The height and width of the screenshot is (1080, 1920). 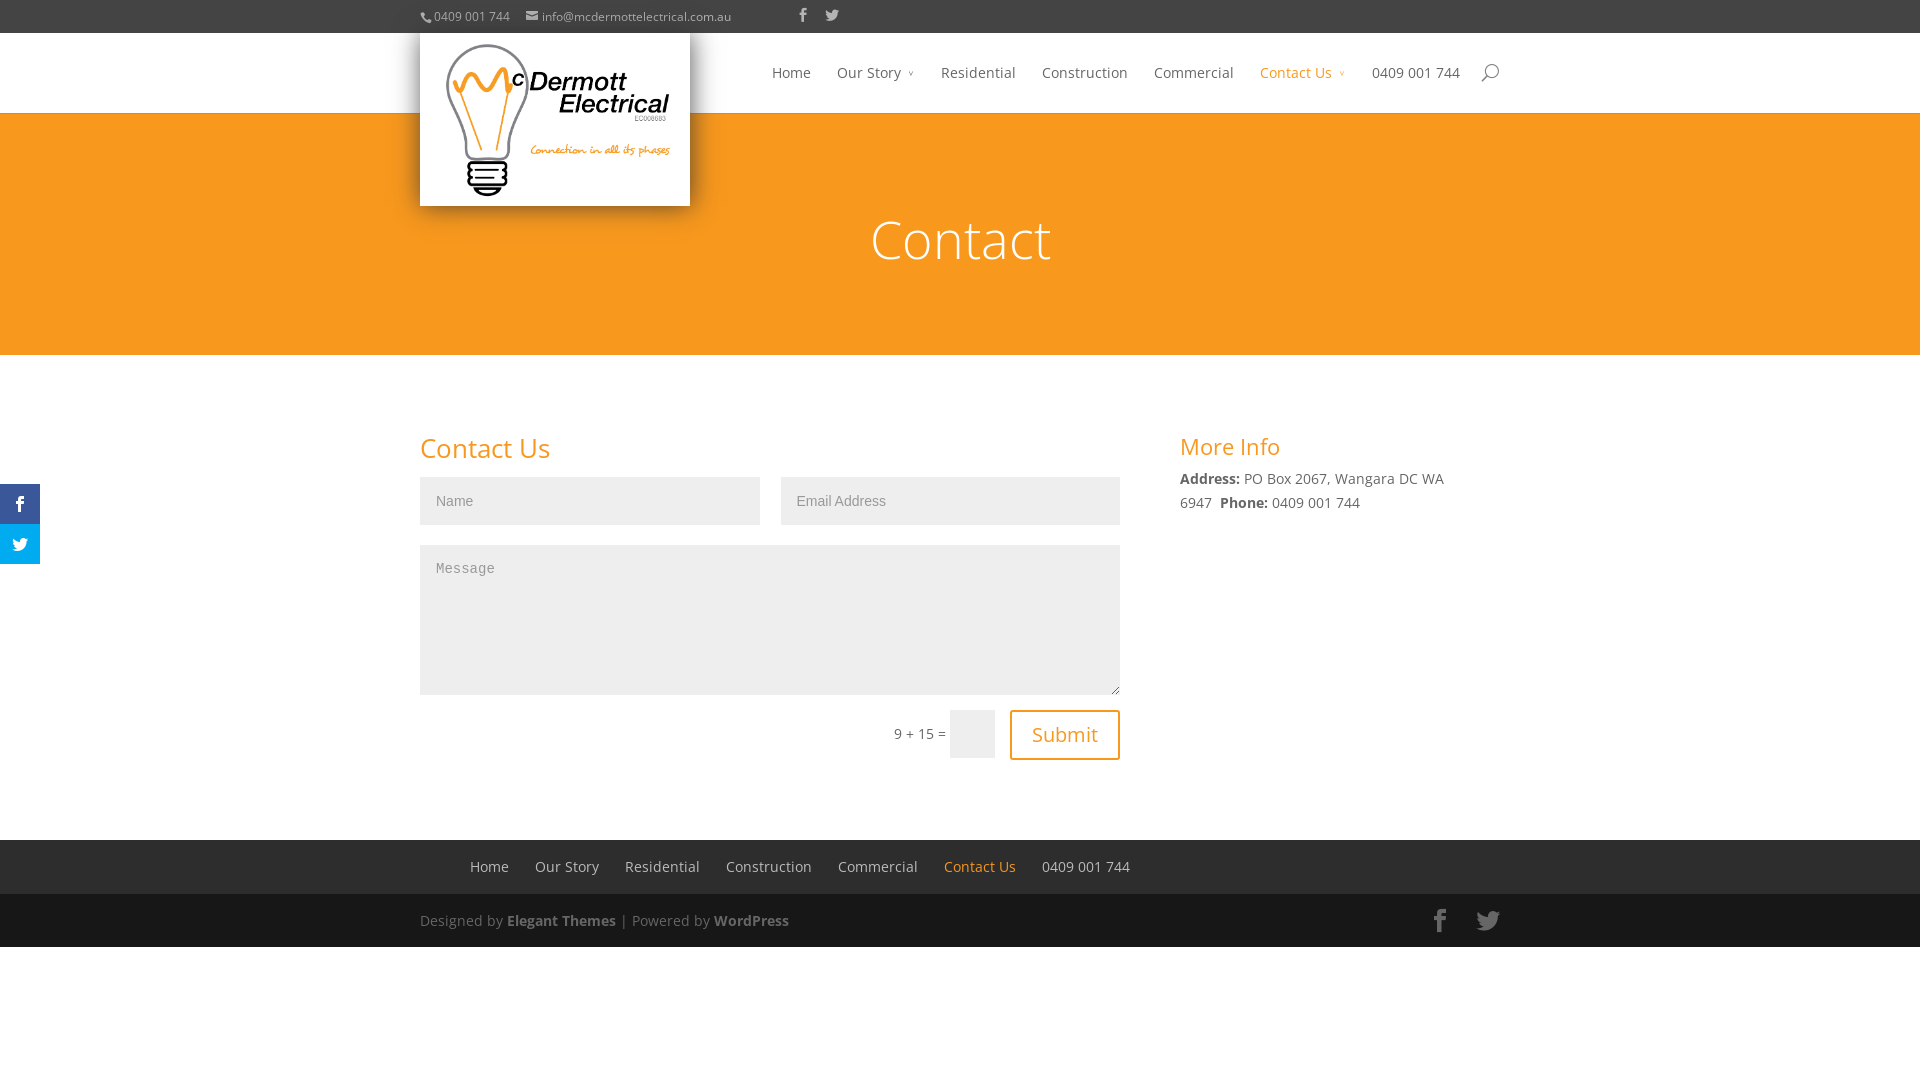 I want to click on 'info@mcdermottelectrical.com.au', so click(x=627, y=16).